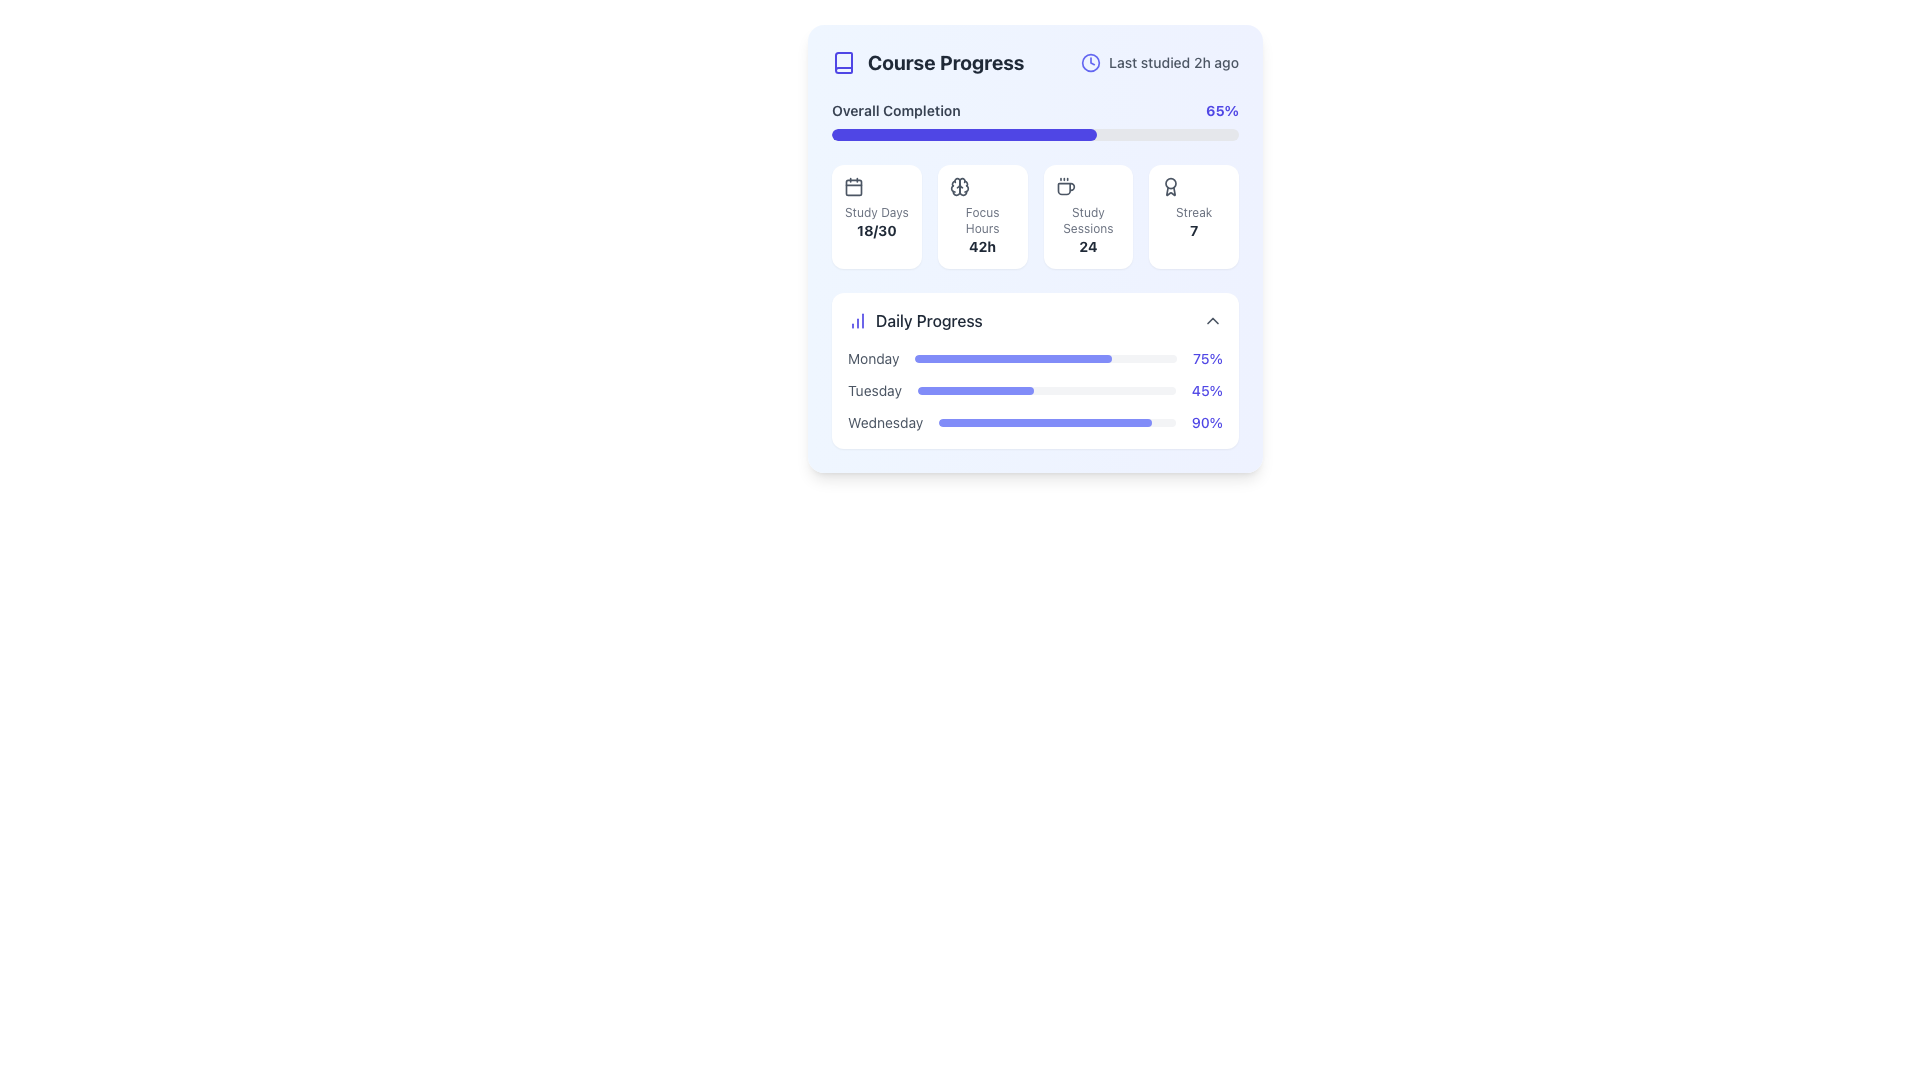  Describe the element at coordinates (874, 390) in the screenshot. I see `the text label displaying 'Tuesday', which is located within a daily progress entry, positioned to the left of a progress bar` at that location.